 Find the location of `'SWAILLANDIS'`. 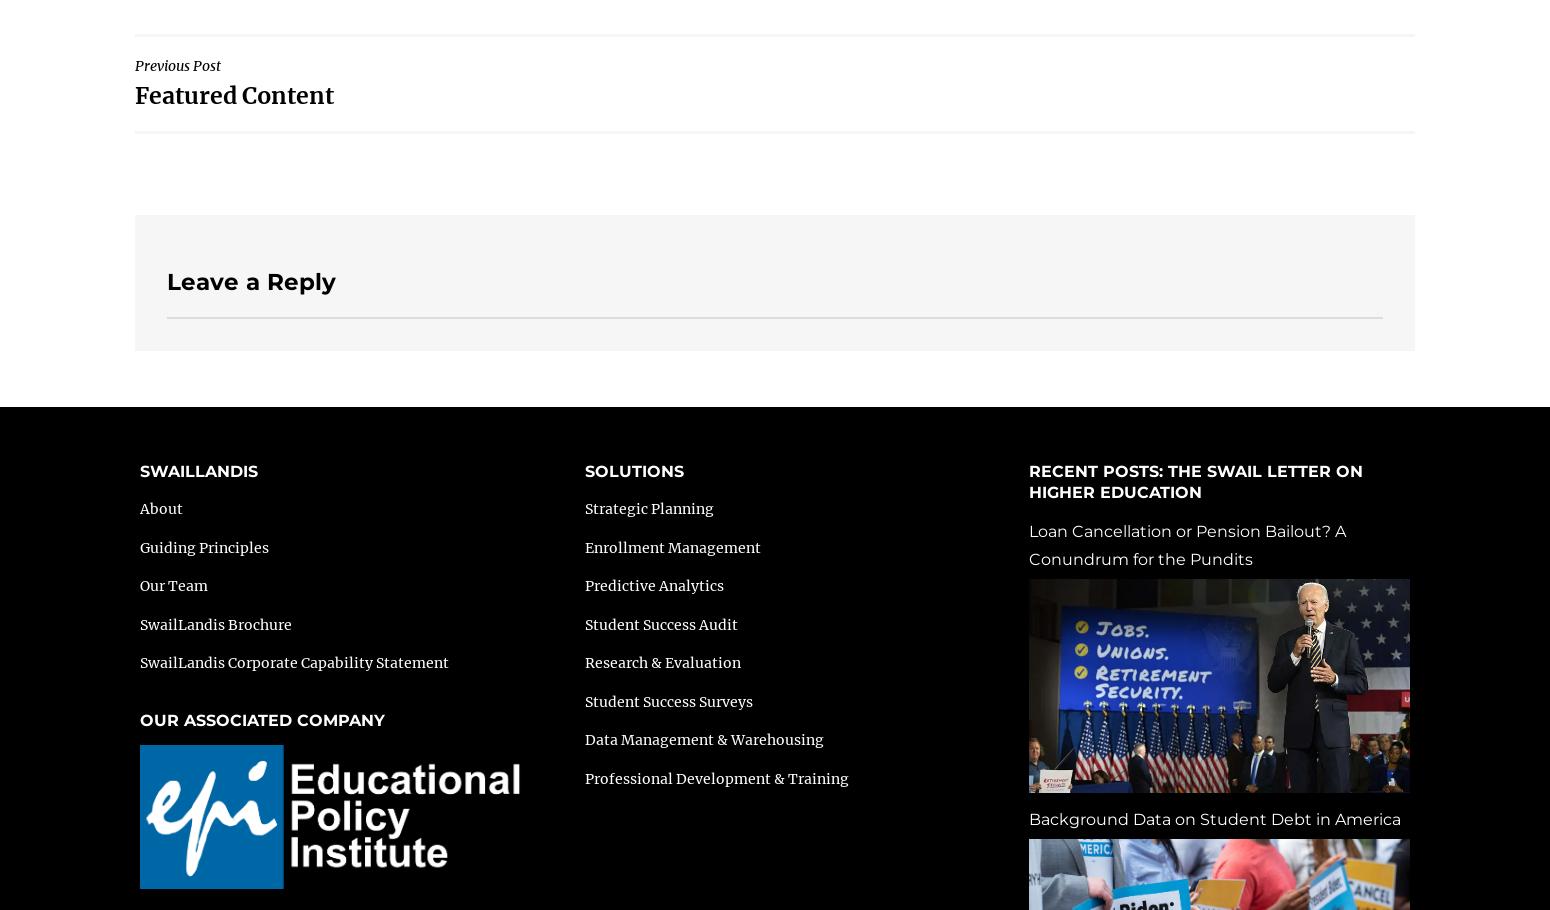

'SWAILLANDIS' is located at coordinates (198, 470).